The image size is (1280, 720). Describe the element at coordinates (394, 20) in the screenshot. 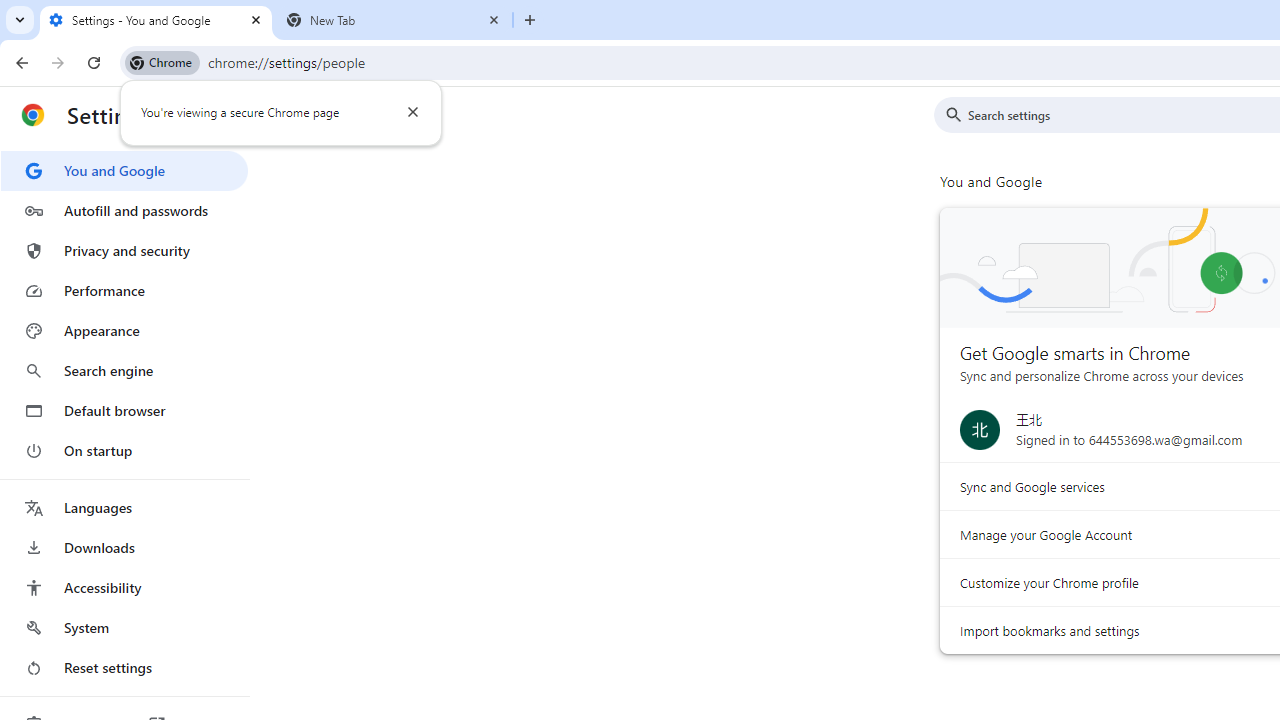

I see `'New Tab'` at that location.